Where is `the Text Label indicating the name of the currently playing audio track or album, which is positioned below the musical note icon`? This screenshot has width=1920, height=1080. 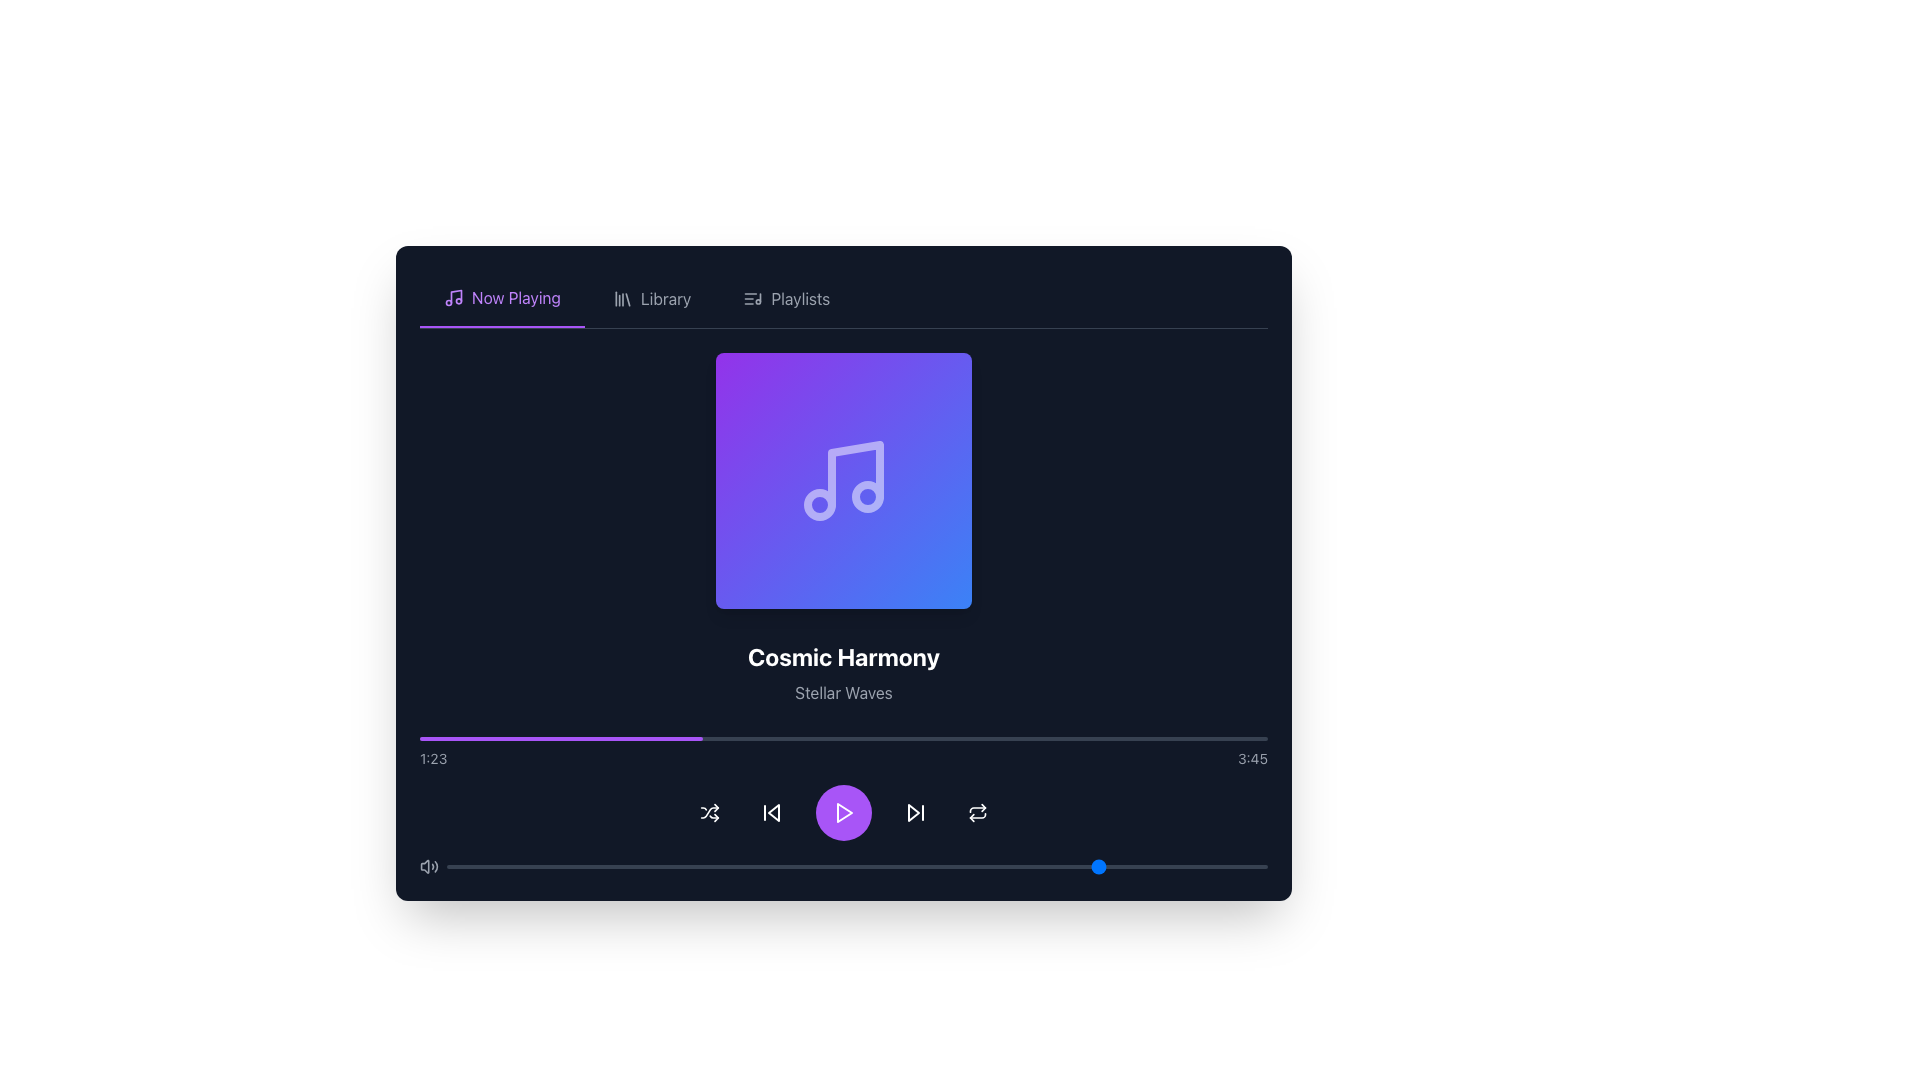
the Text Label indicating the name of the currently playing audio track or album, which is positioned below the musical note icon is located at coordinates (844, 656).